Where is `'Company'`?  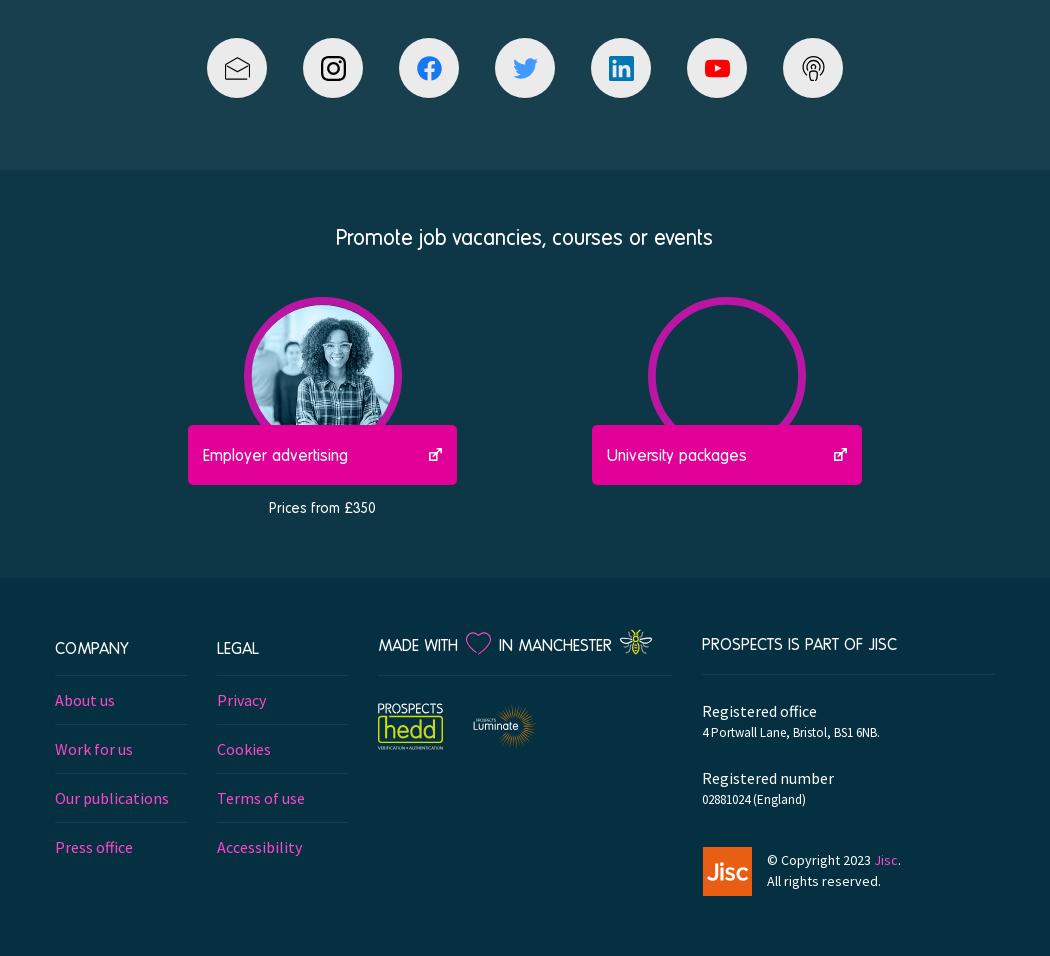 'Company' is located at coordinates (54, 646).